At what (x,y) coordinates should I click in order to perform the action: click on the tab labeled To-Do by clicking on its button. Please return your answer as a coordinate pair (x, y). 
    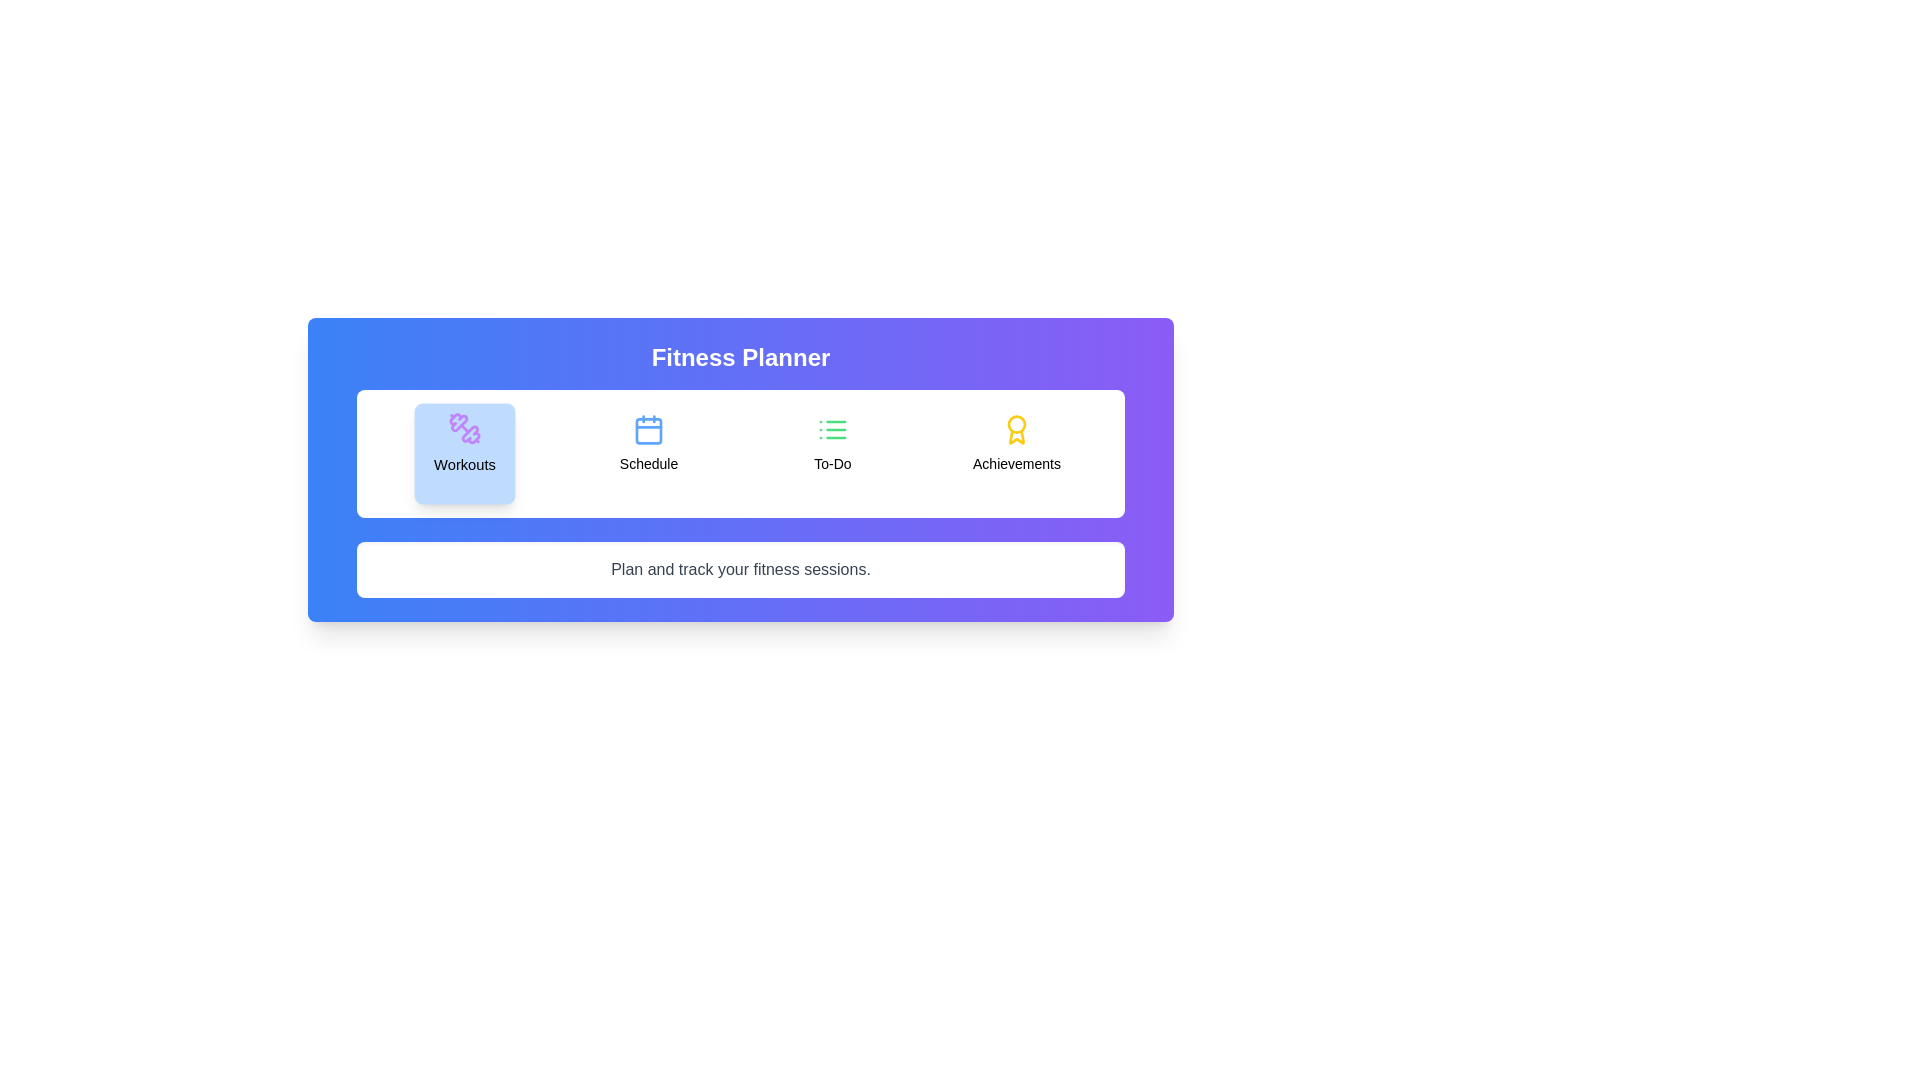
    Looking at the image, I should click on (833, 454).